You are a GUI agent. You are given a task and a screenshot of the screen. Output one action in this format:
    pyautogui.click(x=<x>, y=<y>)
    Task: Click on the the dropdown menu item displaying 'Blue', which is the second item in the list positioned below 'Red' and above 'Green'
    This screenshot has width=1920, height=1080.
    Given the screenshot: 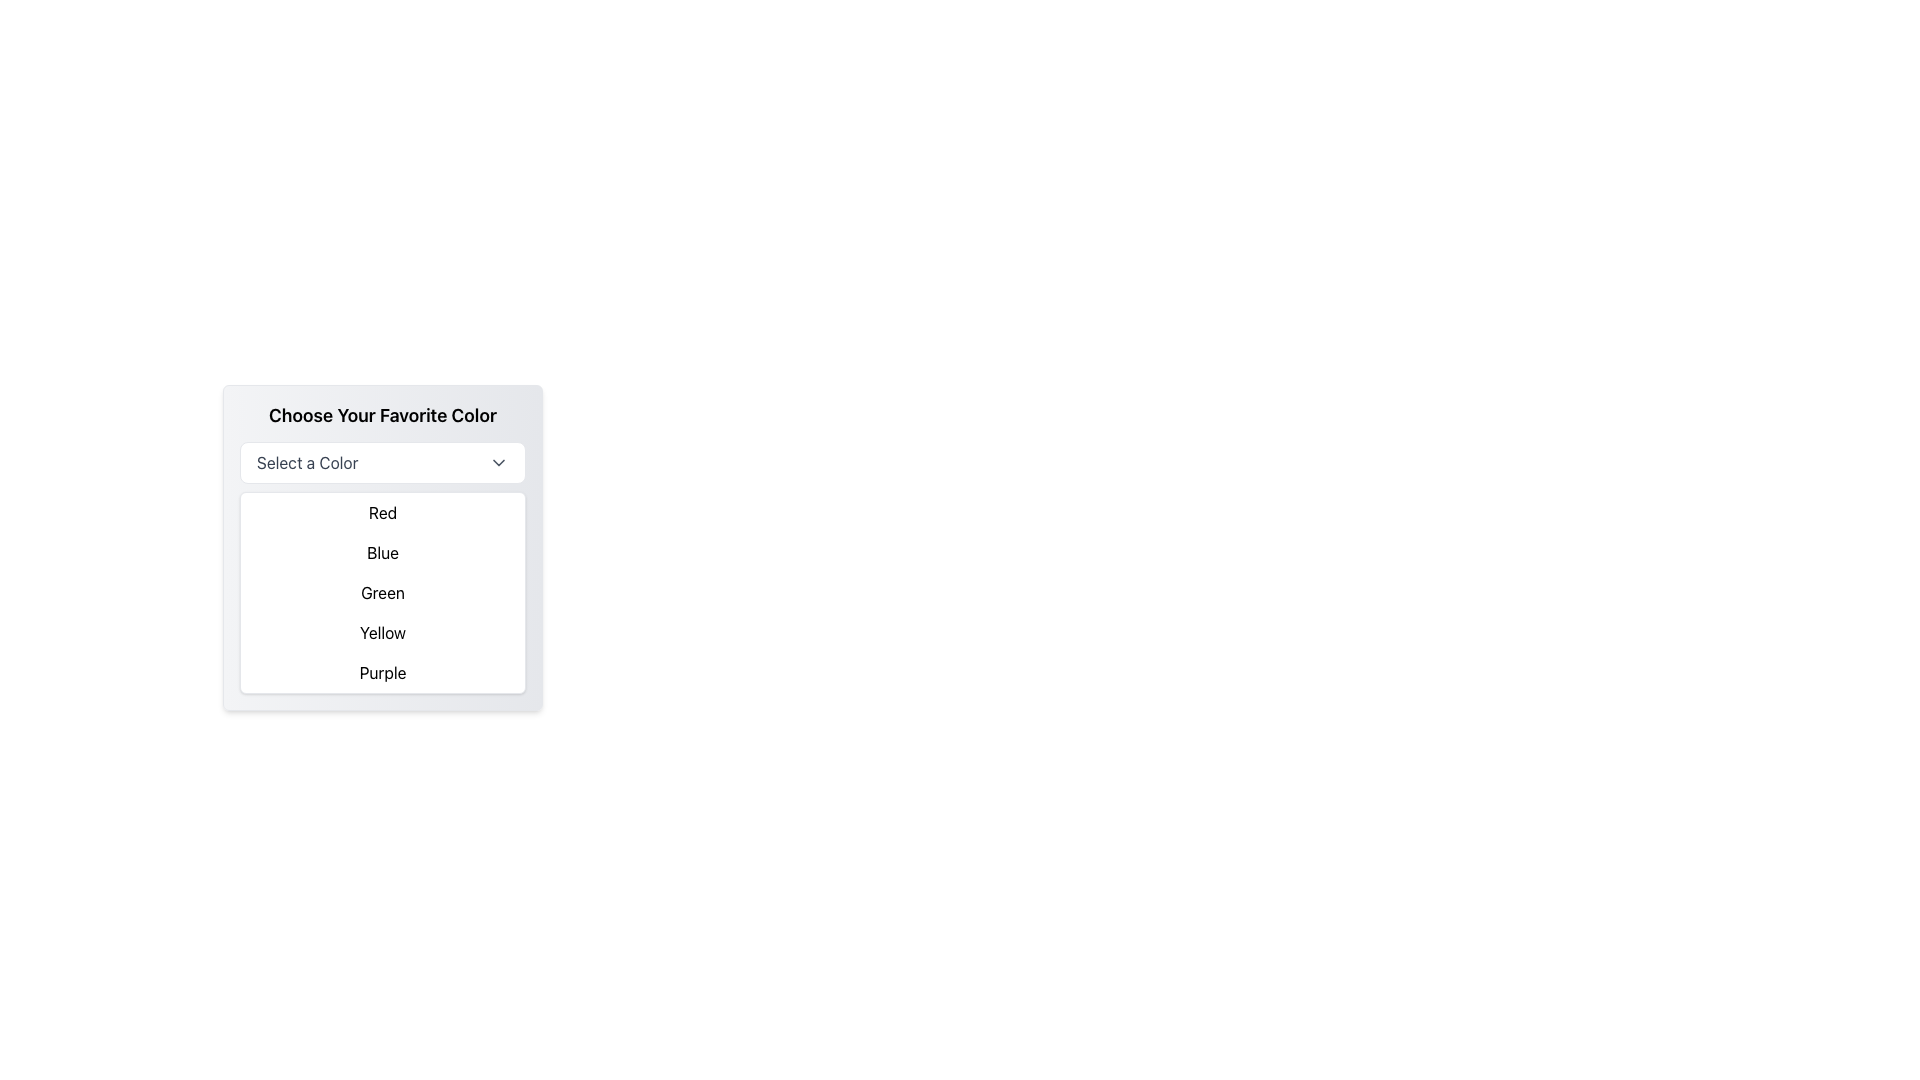 What is the action you would take?
    pyautogui.click(x=383, y=552)
    